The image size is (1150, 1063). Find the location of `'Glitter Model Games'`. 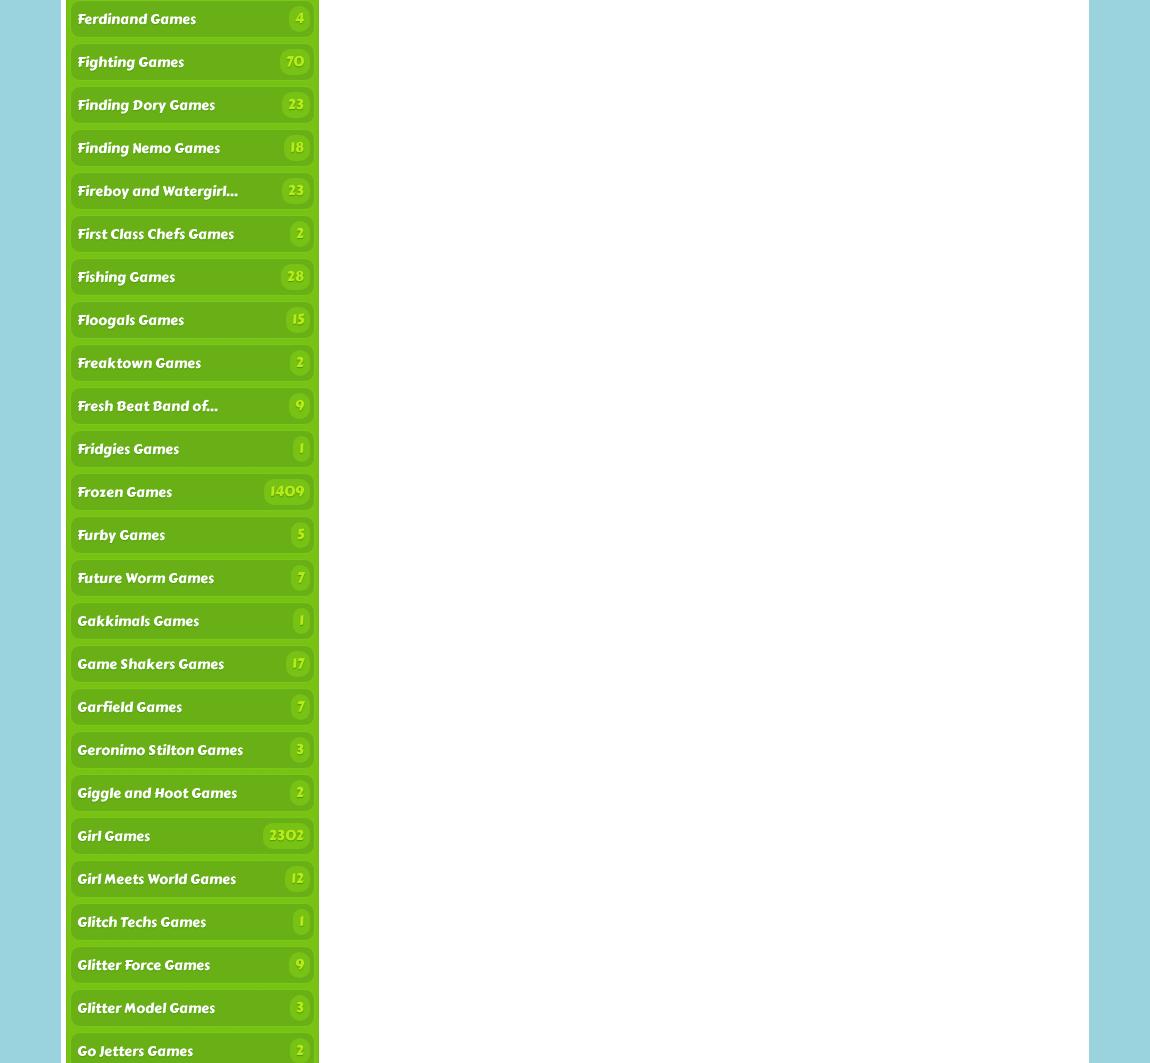

'Glitter Model Games' is located at coordinates (145, 1007).